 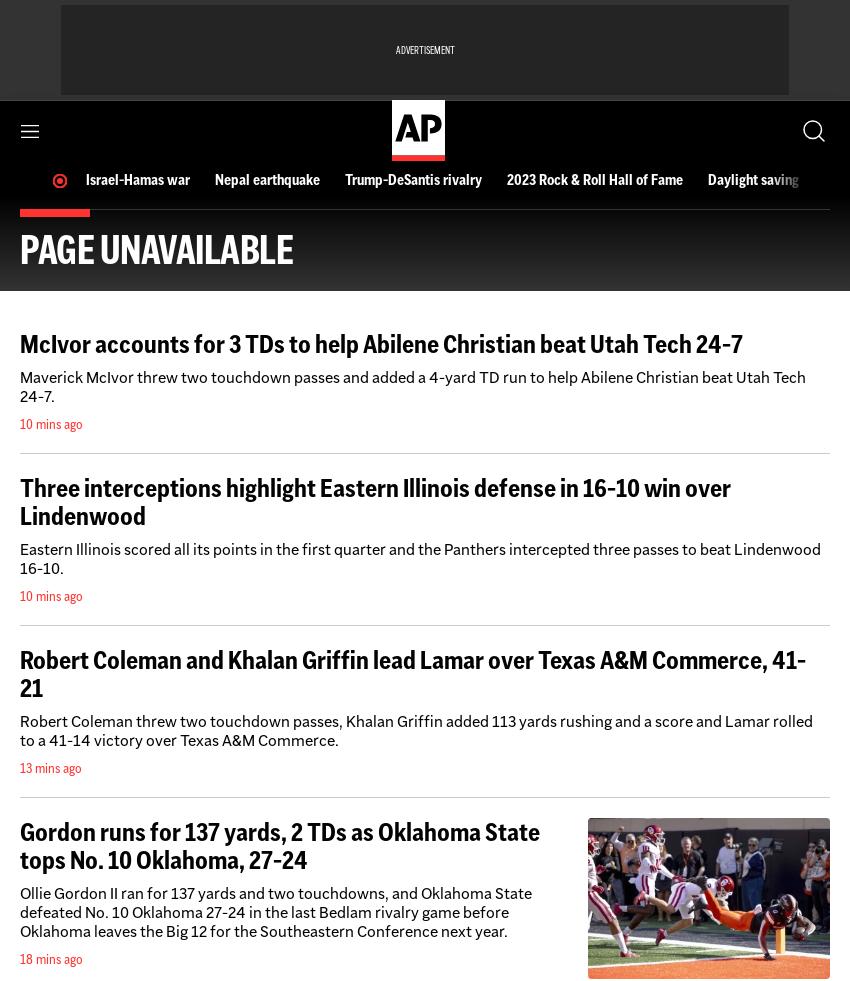 What do you see at coordinates (18, 501) in the screenshot?
I see `'Three interceptions highlight Eastern Illinois defense in 16-10 win over Lindenwood'` at bounding box center [18, 501].